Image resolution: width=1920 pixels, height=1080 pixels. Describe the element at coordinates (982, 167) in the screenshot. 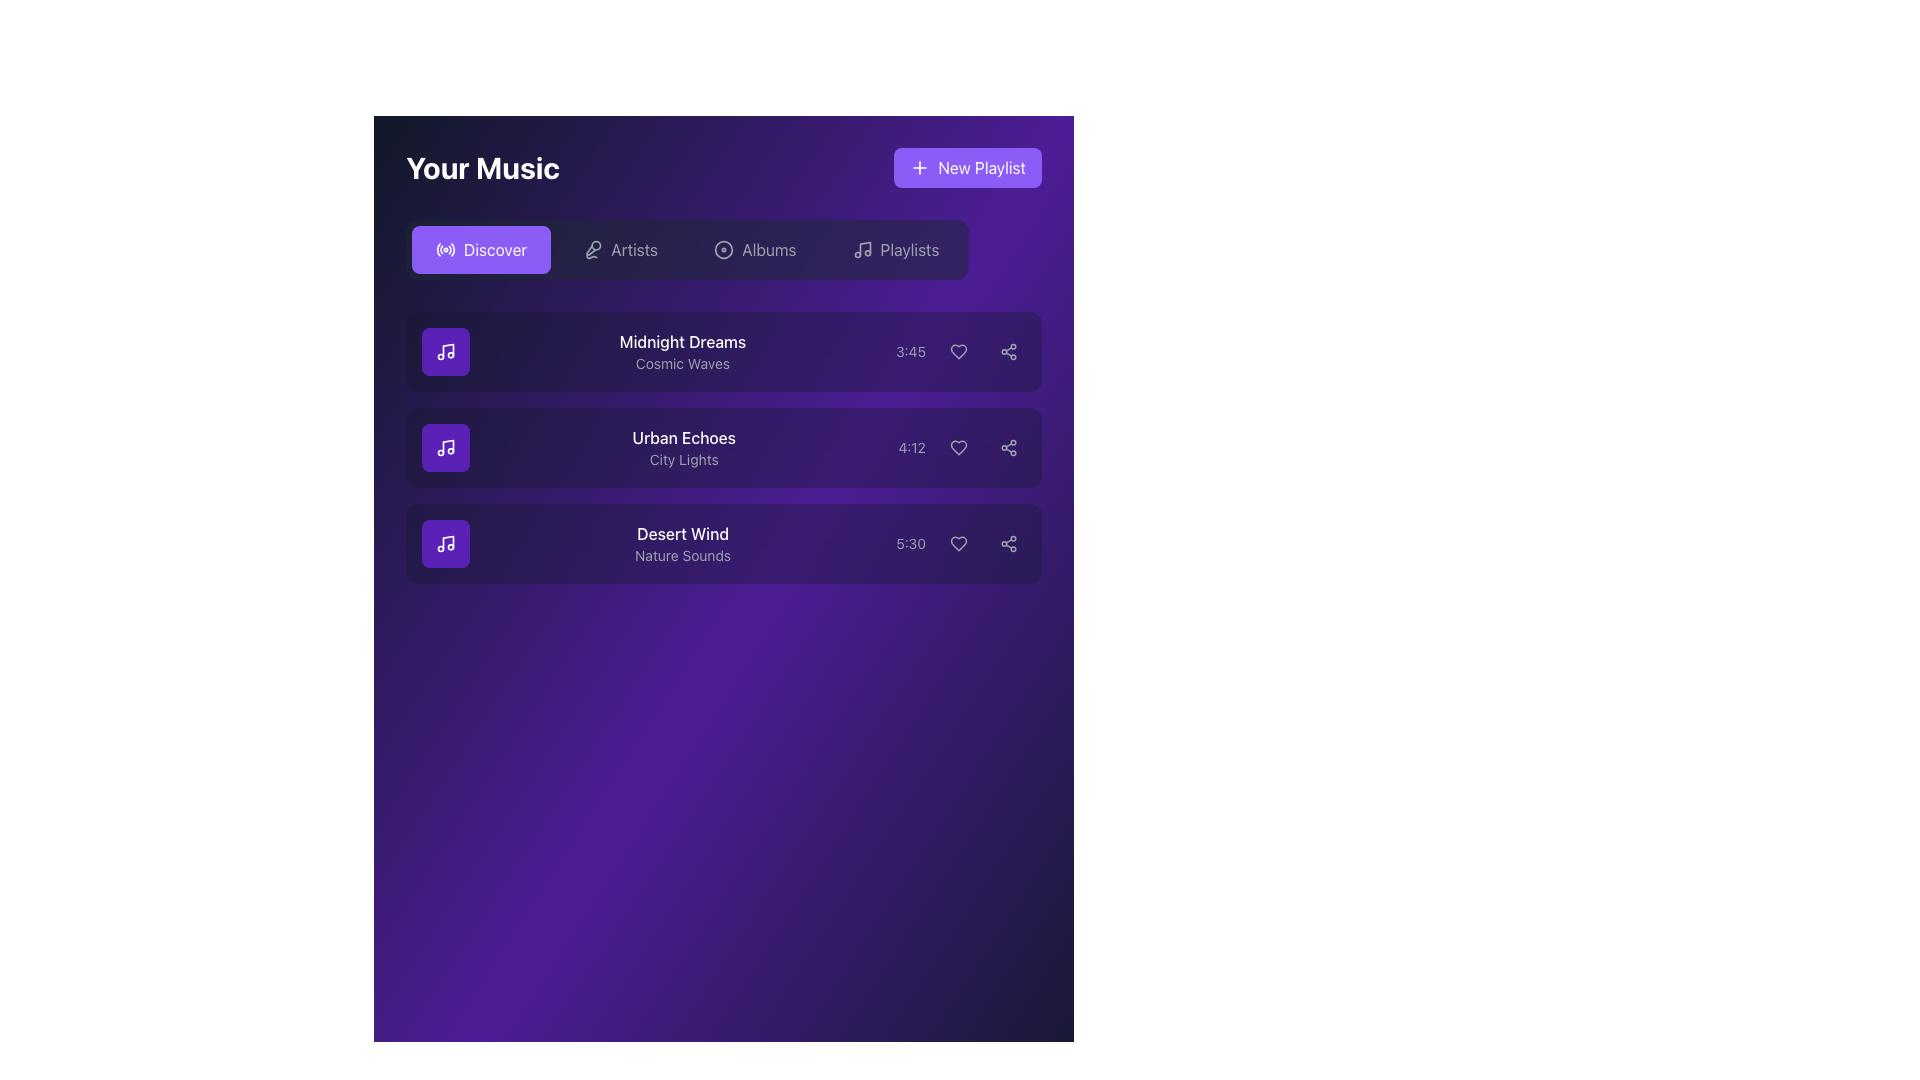

I see `the 'New Playlist' text label within the purple button, which features a '+' icon preceding the text` at that location.